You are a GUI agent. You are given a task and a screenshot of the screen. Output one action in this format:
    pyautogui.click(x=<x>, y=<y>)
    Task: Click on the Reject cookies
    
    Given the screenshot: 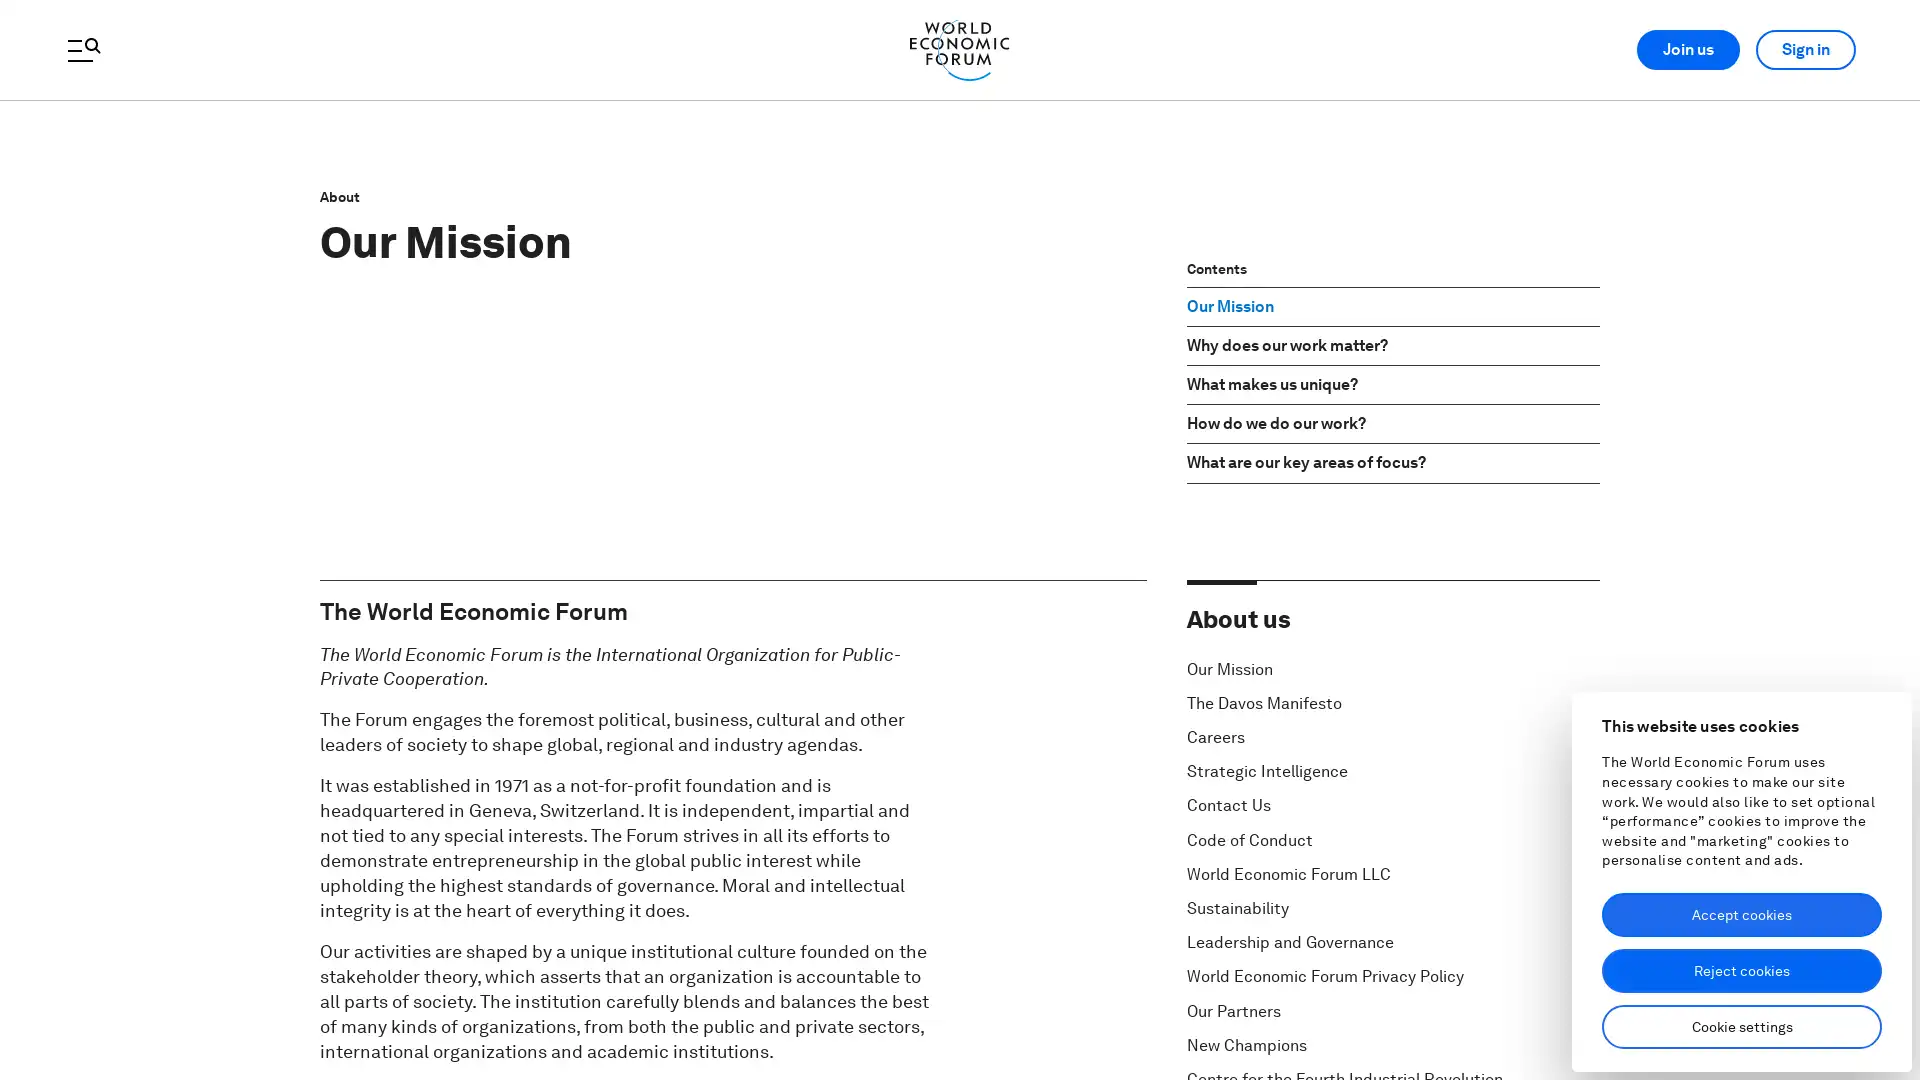 What is the action you would take?
    pyautogui.click(x=1741, y=970)
    